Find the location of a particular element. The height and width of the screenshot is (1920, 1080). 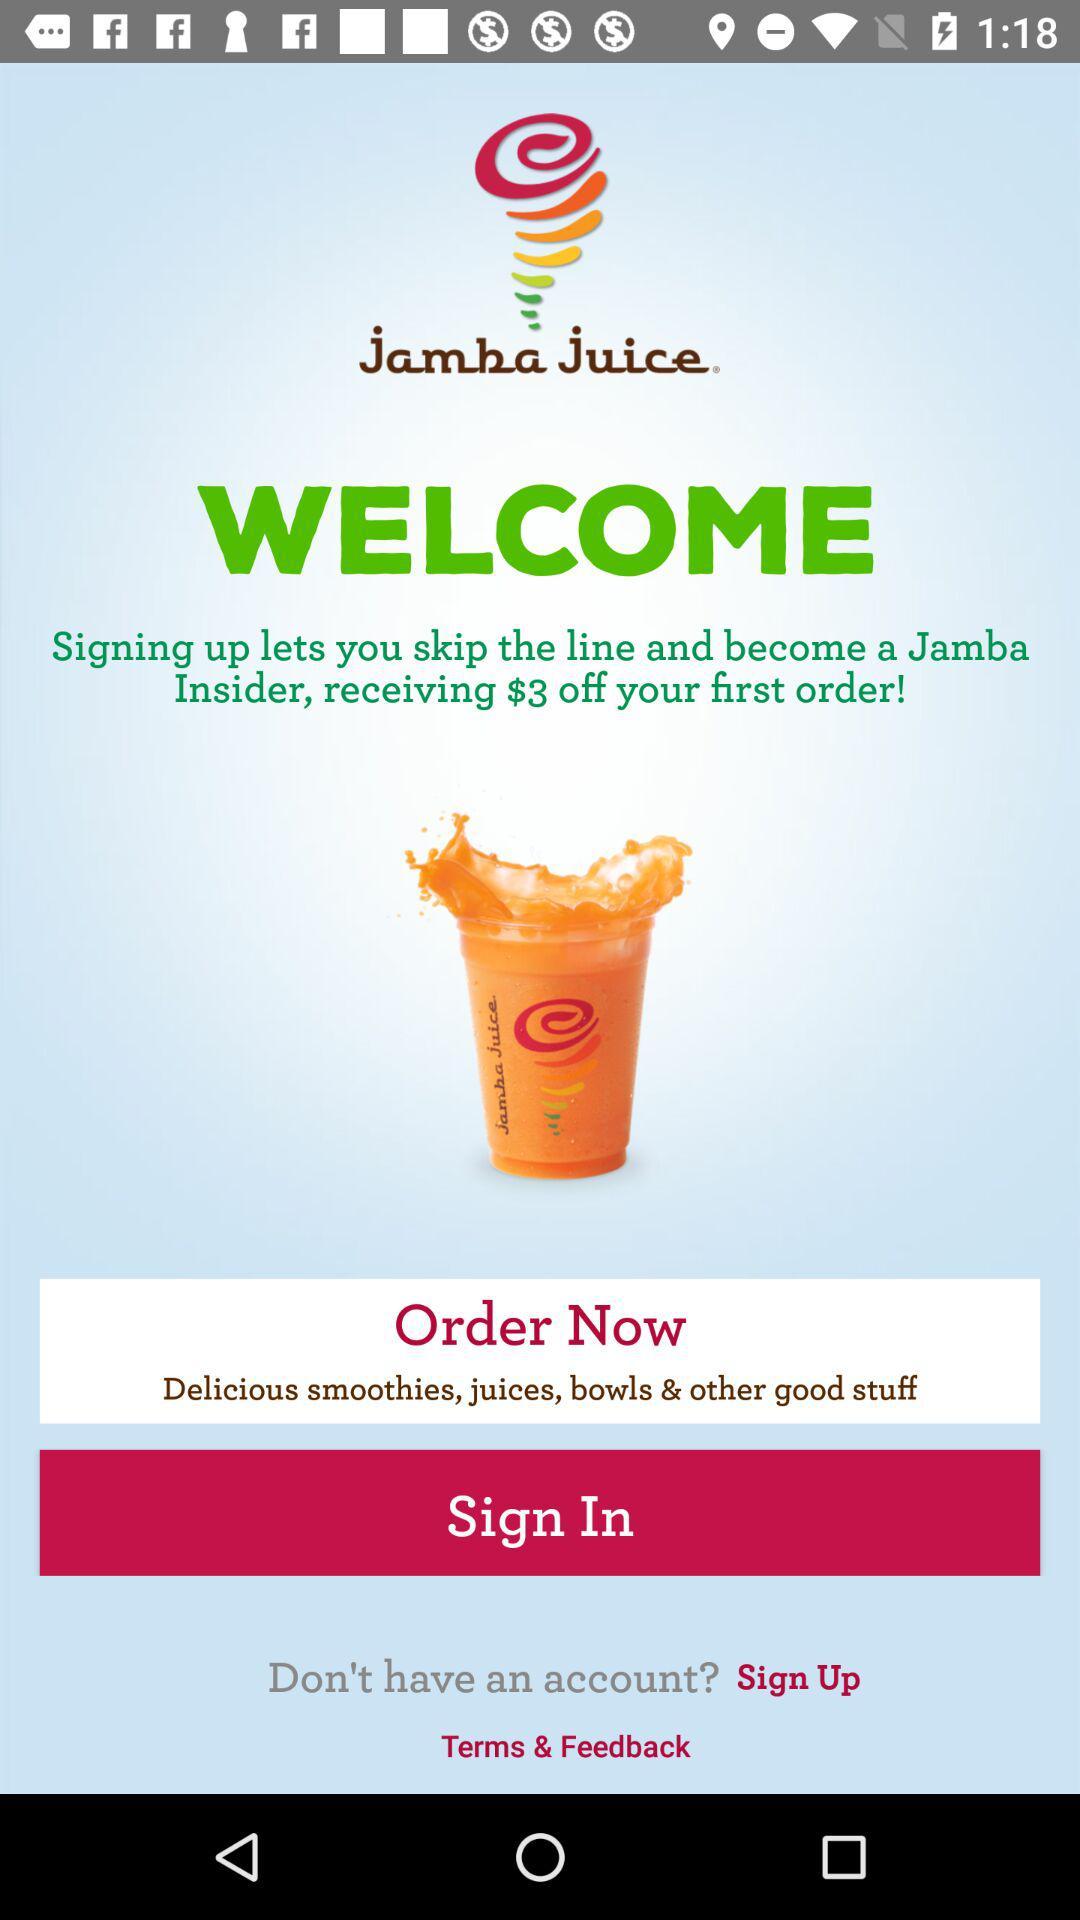

terms & feedback icon is located at coordinates (565, 1744).